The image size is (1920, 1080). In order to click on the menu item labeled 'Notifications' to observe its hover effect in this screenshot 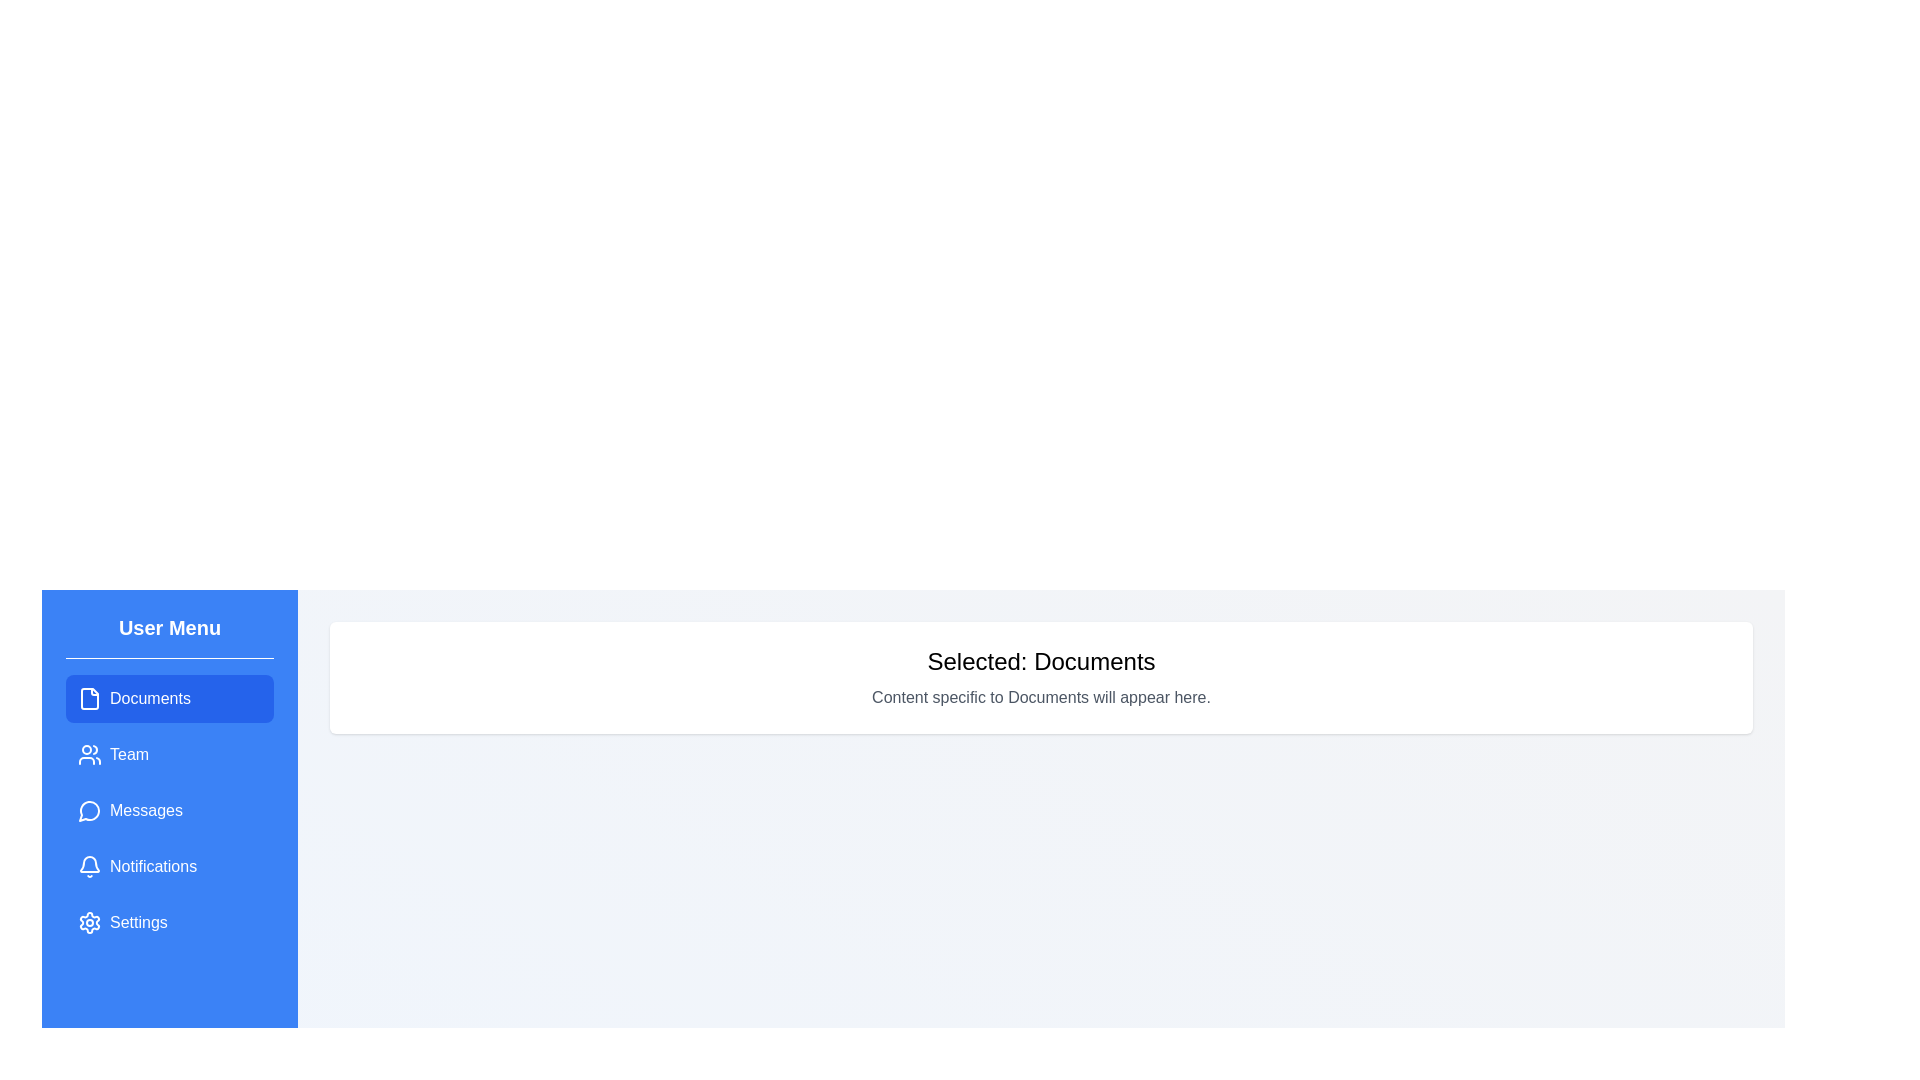, I will do `click(169, 866)`.